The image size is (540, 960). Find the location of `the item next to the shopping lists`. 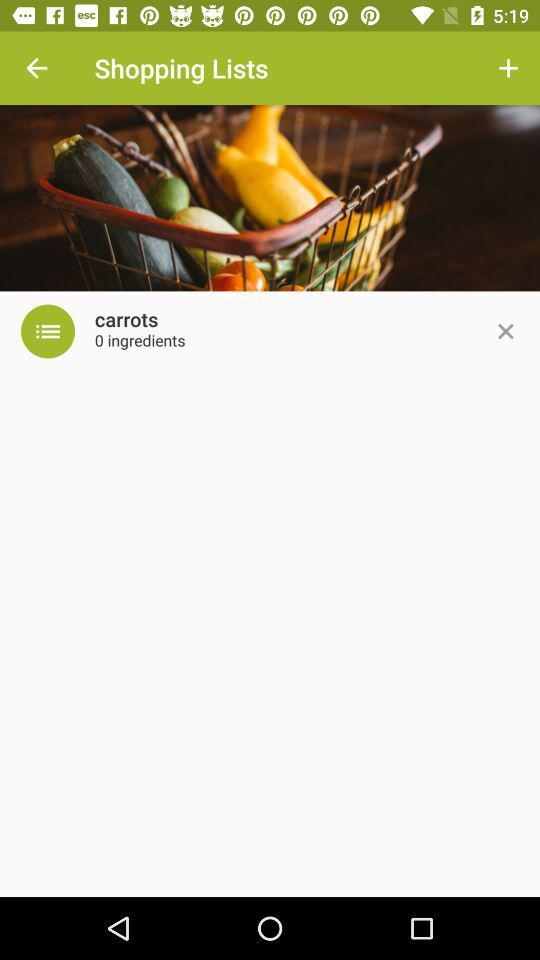

the item next to the shopping lists is located at coordinates (508, 68).